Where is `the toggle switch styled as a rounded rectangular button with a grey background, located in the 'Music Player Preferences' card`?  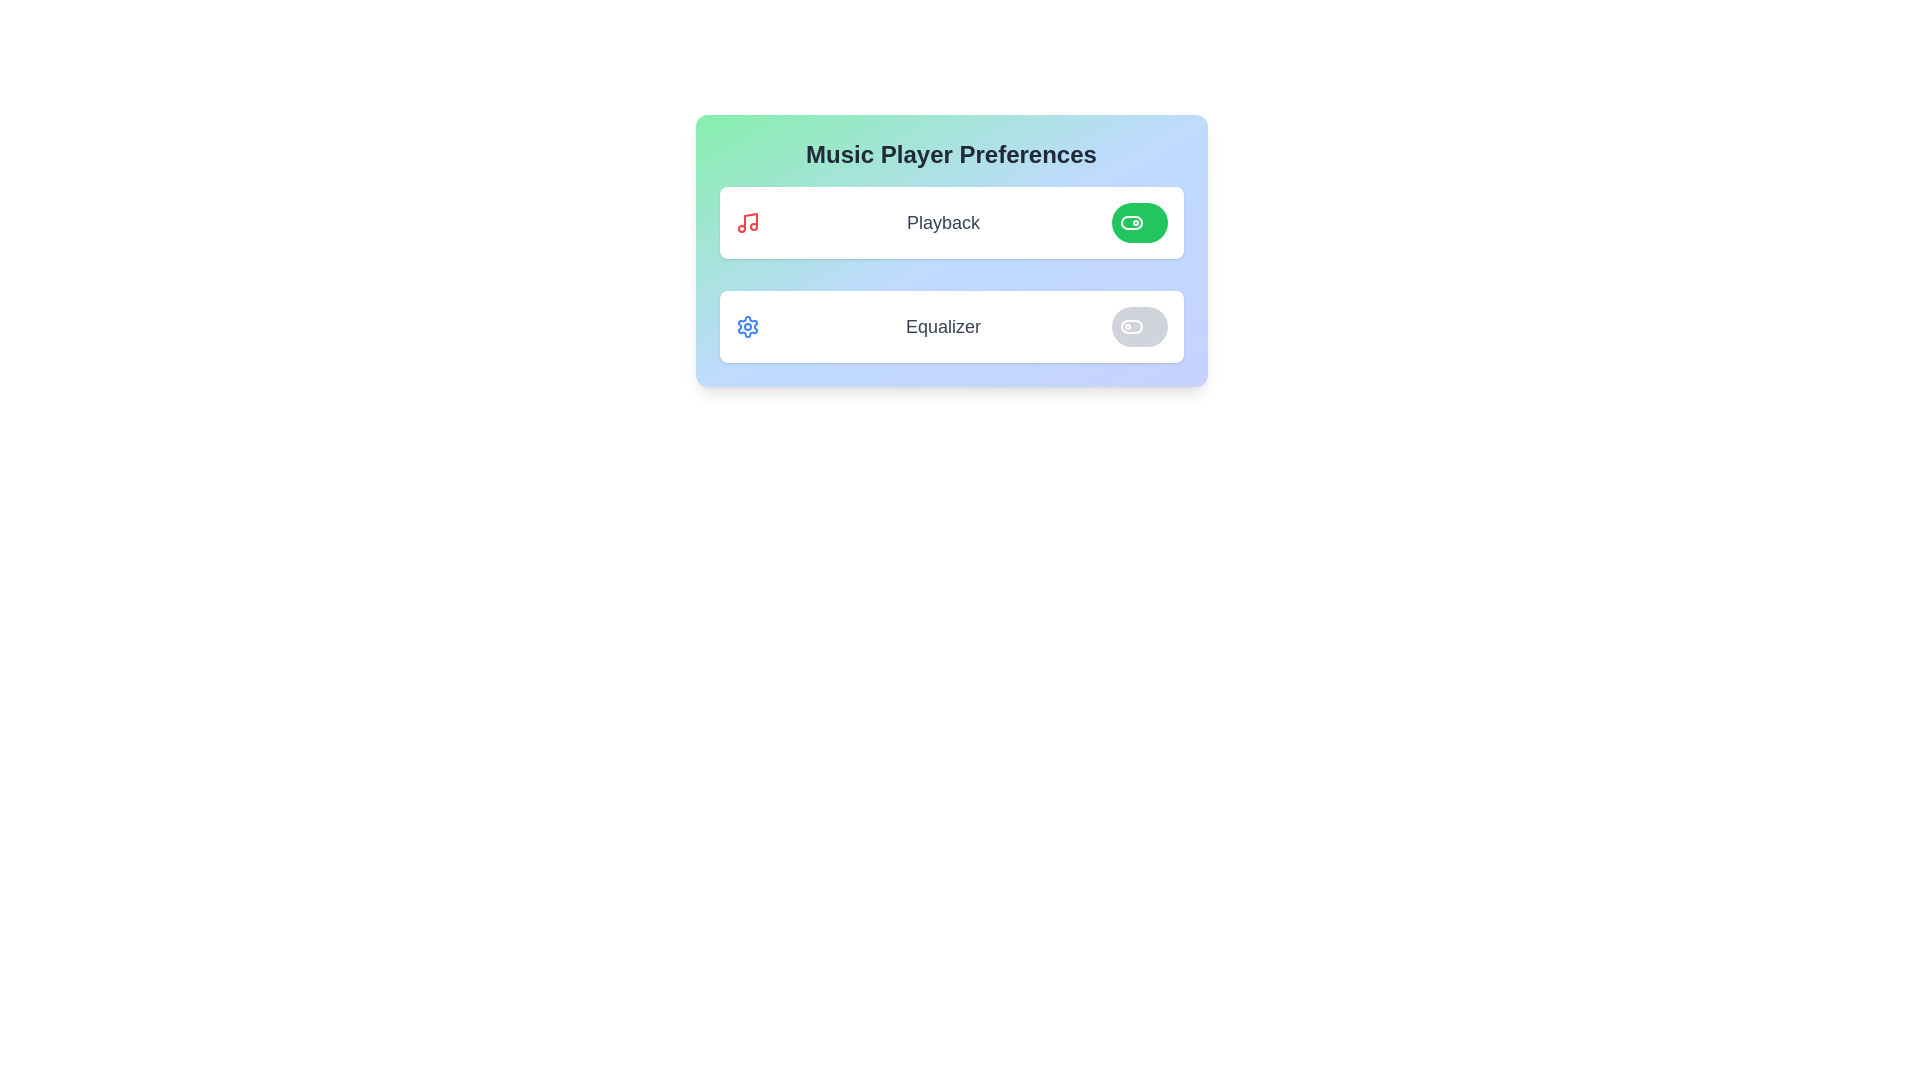
the toggle switch styled as a rounded rectangular button with a grey background, located in the 'Music Player Preferences' card is located at coordinates (1139, 326).